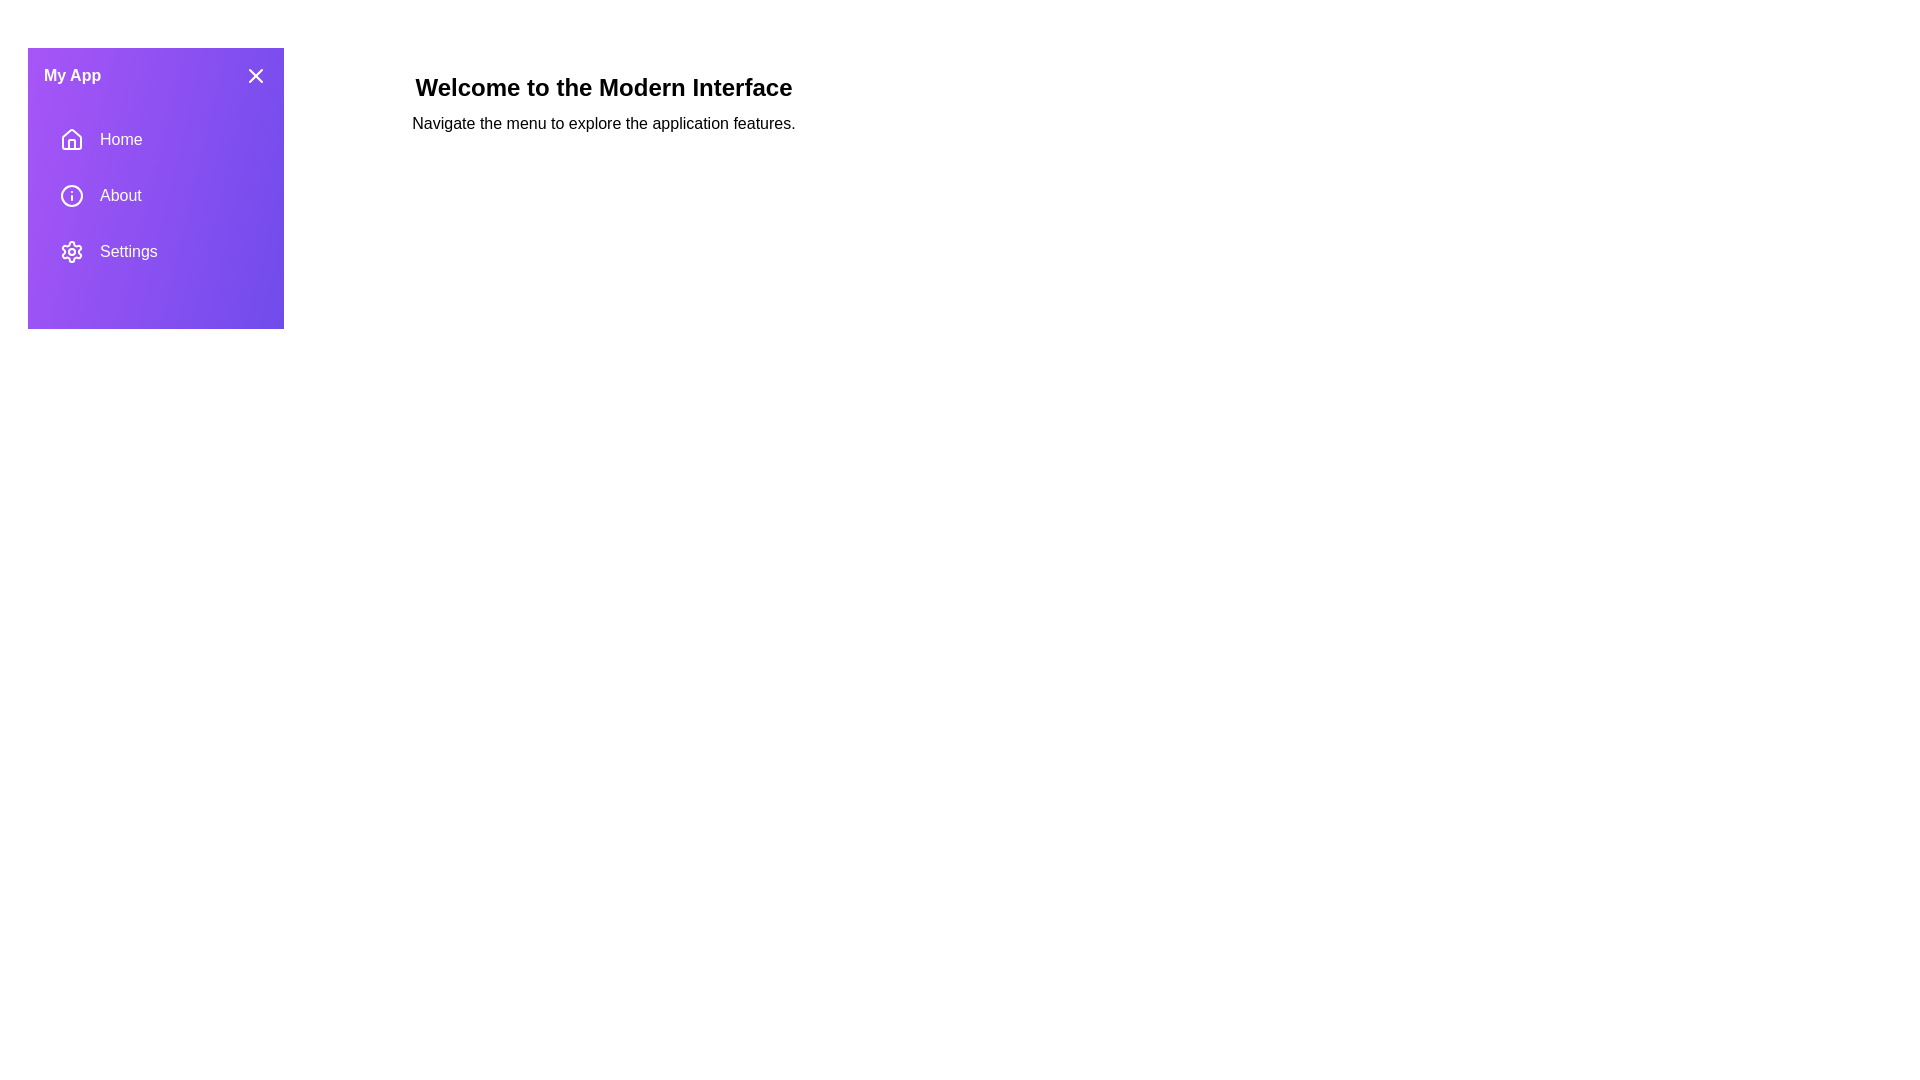 This screenshot has height=1080, width=1920. What do you see at coordinates (155, 250) in the screenshot?
I see `the 'Settings' option in the drawer` at bounding box center [155, 250].